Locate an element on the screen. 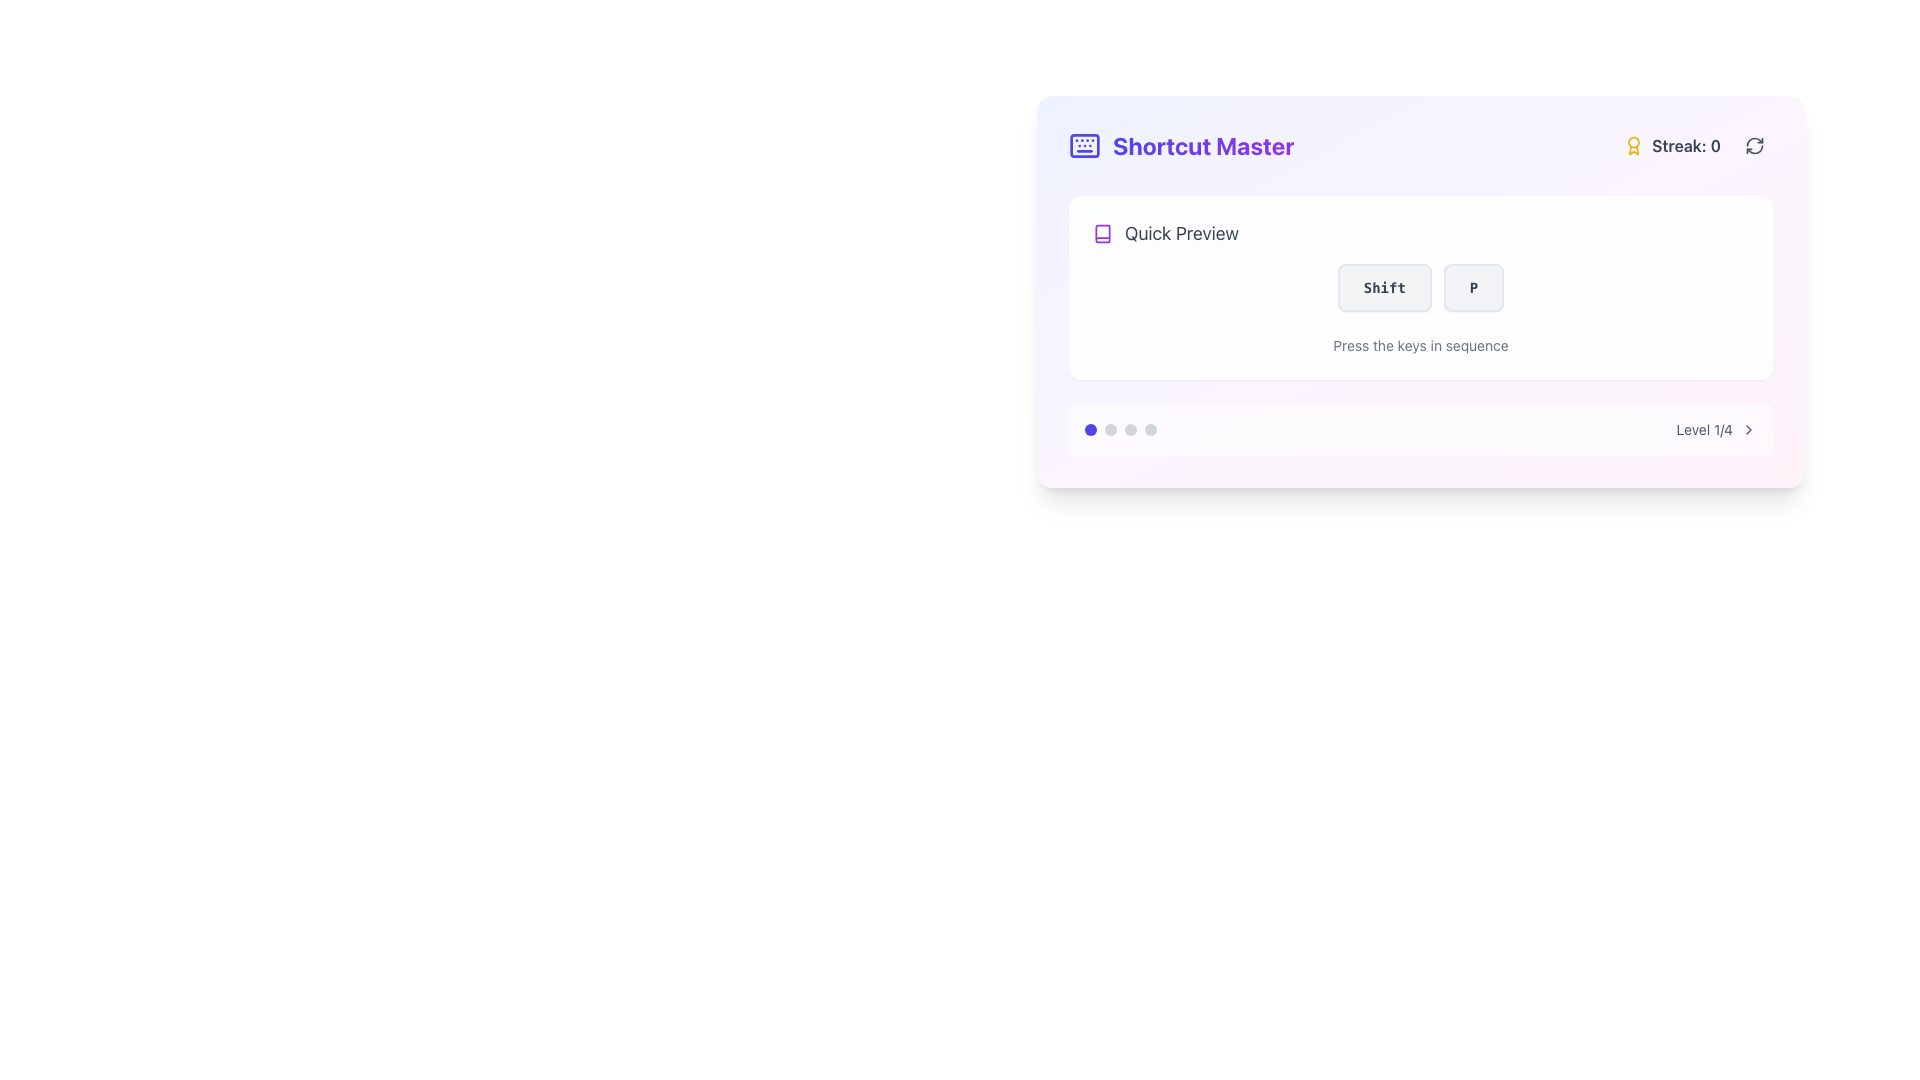  the button labeled 'P', which is a rectangular button with a light gray background, rounded corners, and a slightly darker gray border, positioned to the right of the 'Shift' button is located at coordinates (1473, 288).